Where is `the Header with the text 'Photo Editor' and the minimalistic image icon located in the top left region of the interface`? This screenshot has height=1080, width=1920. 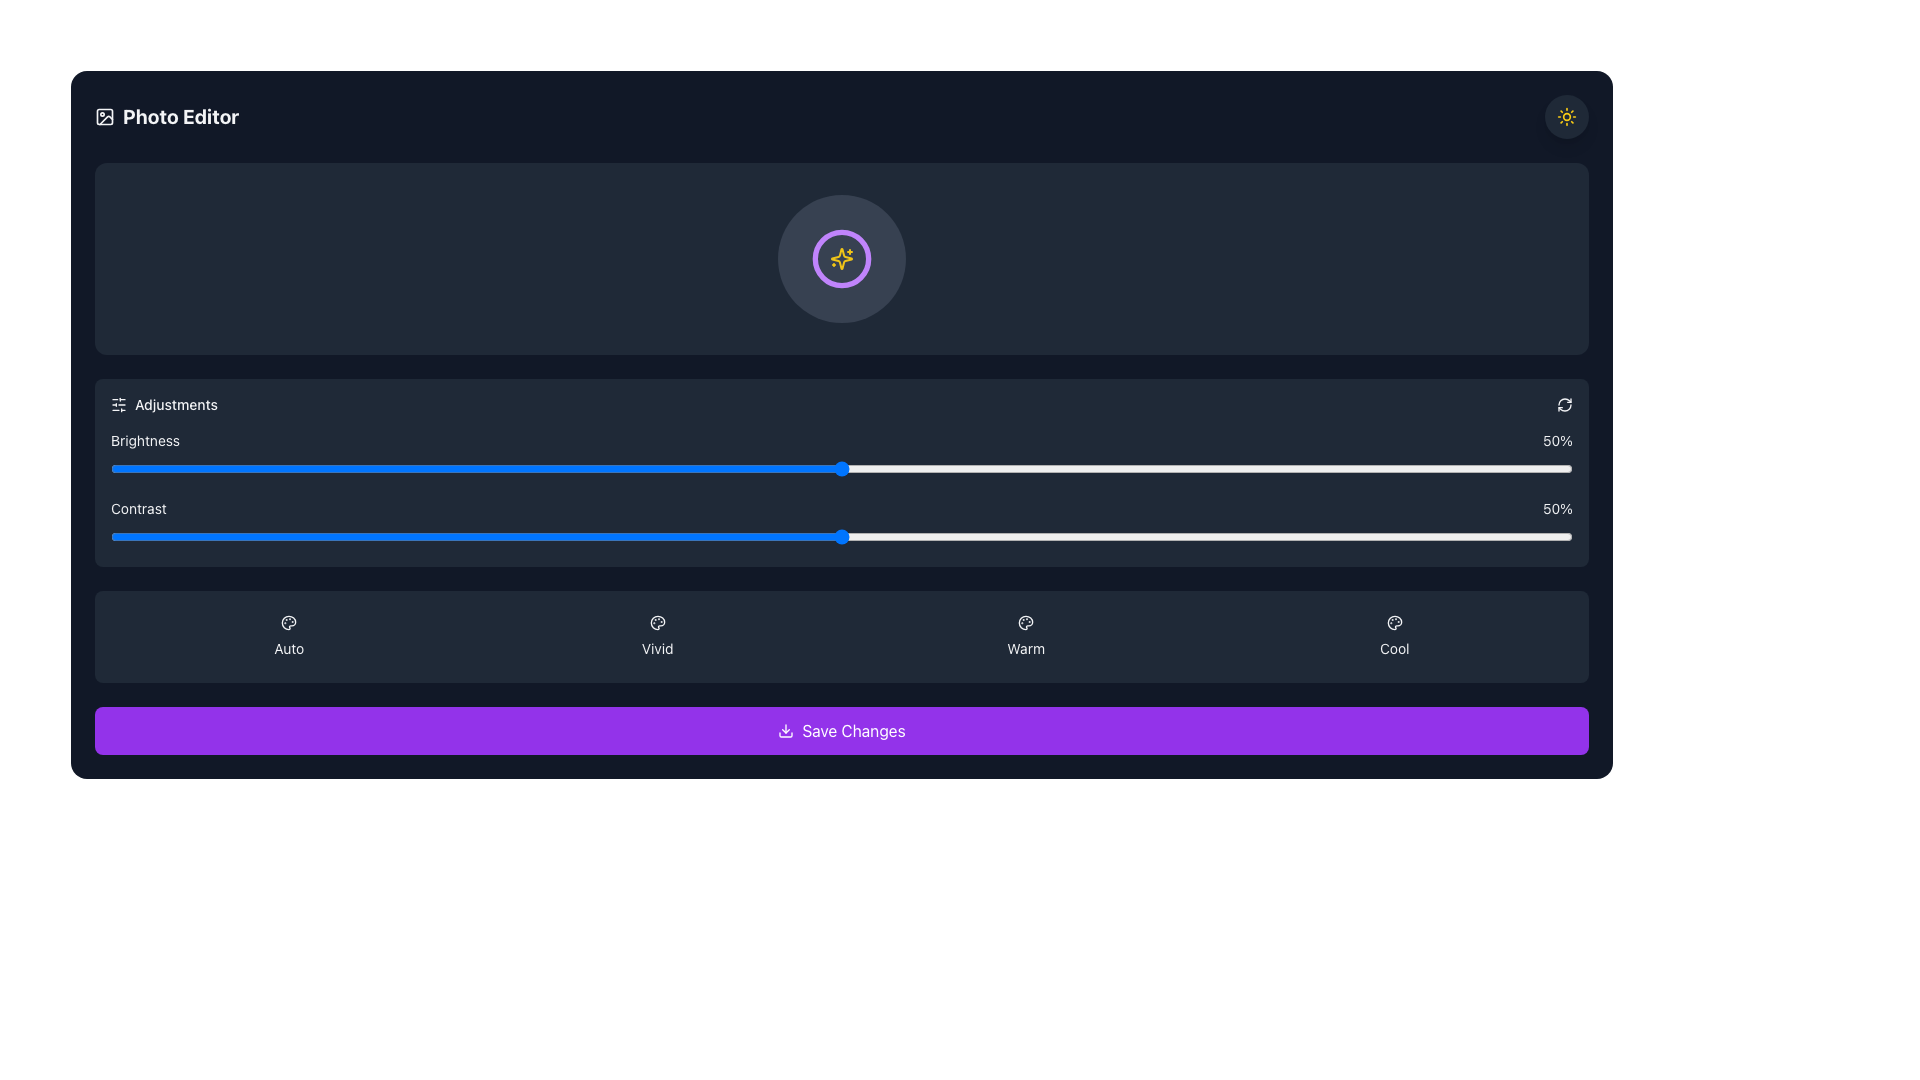 the Header with the text 'Photo Editor' and the minimalistic image icon located in the top left region of the interface is located at coordinates (167, 116).